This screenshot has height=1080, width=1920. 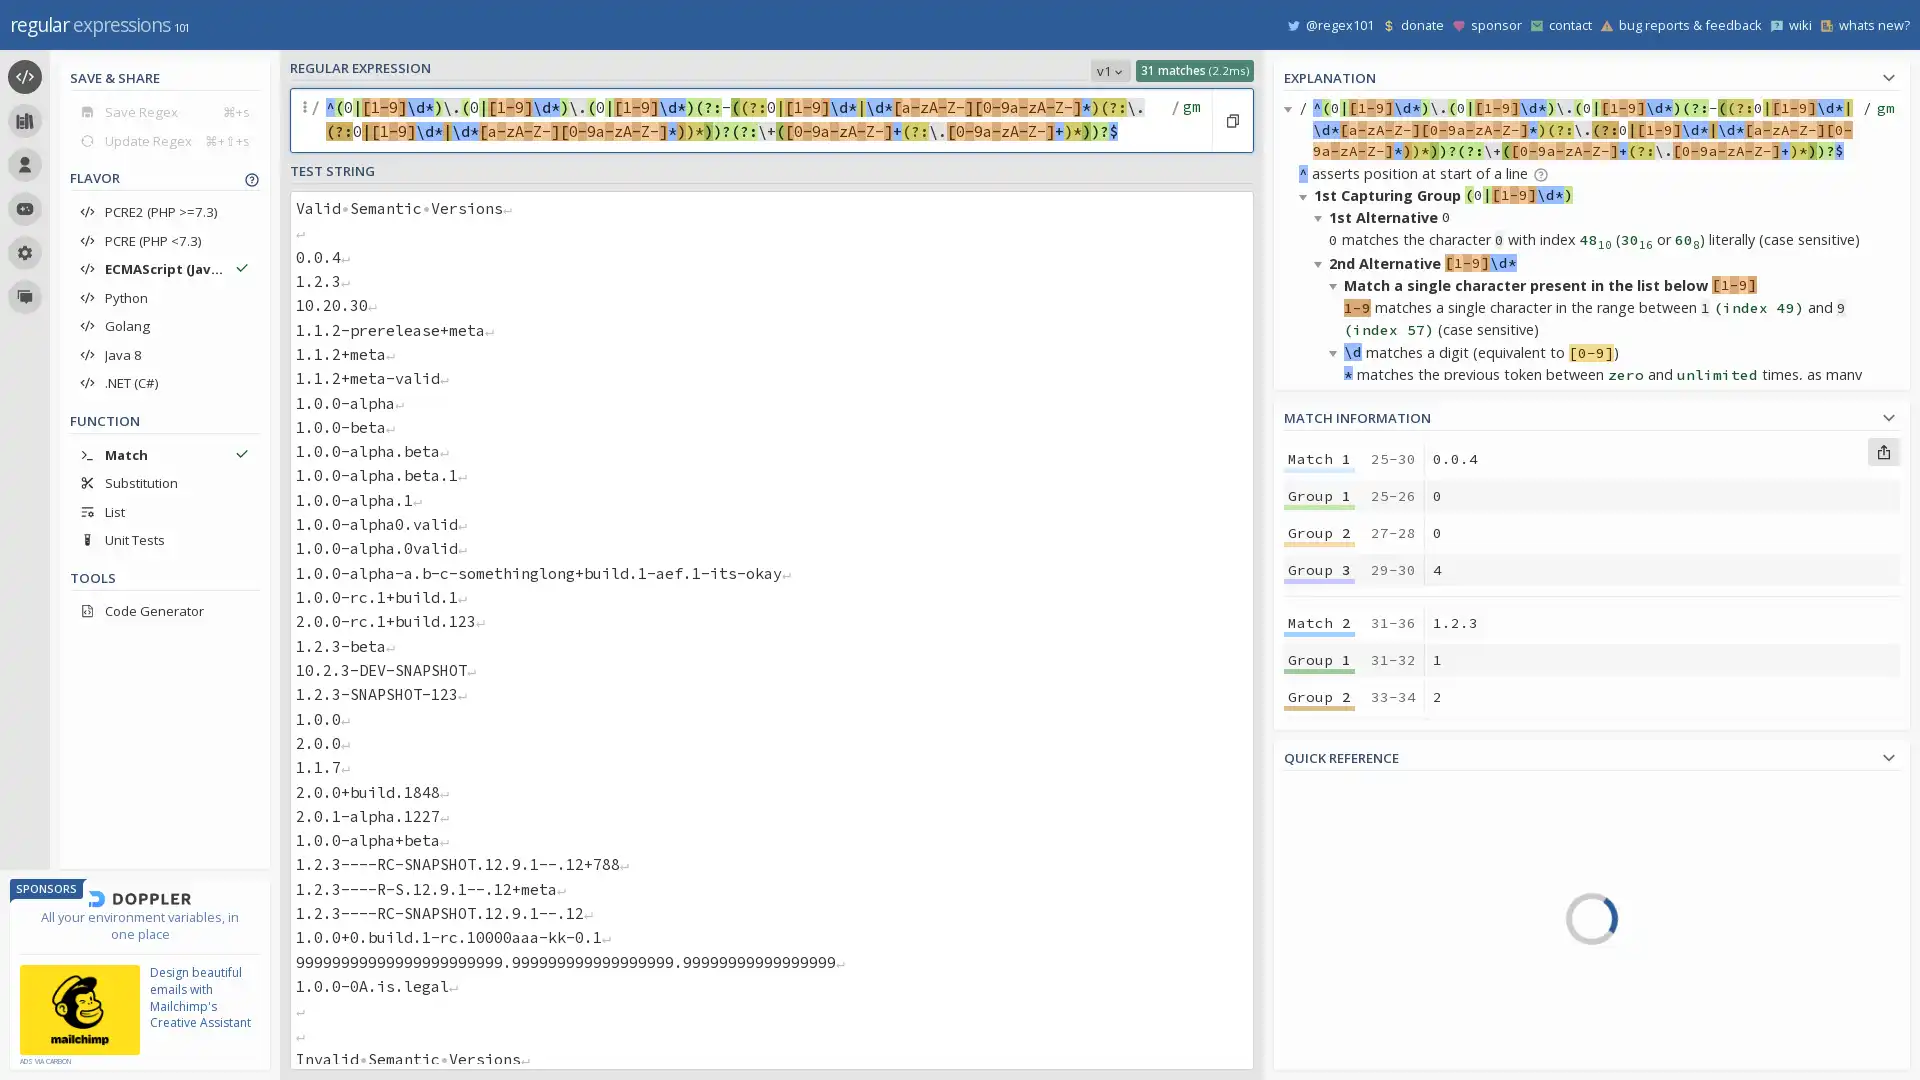 I want to click on Match 3, so click(x=1319, y=785).